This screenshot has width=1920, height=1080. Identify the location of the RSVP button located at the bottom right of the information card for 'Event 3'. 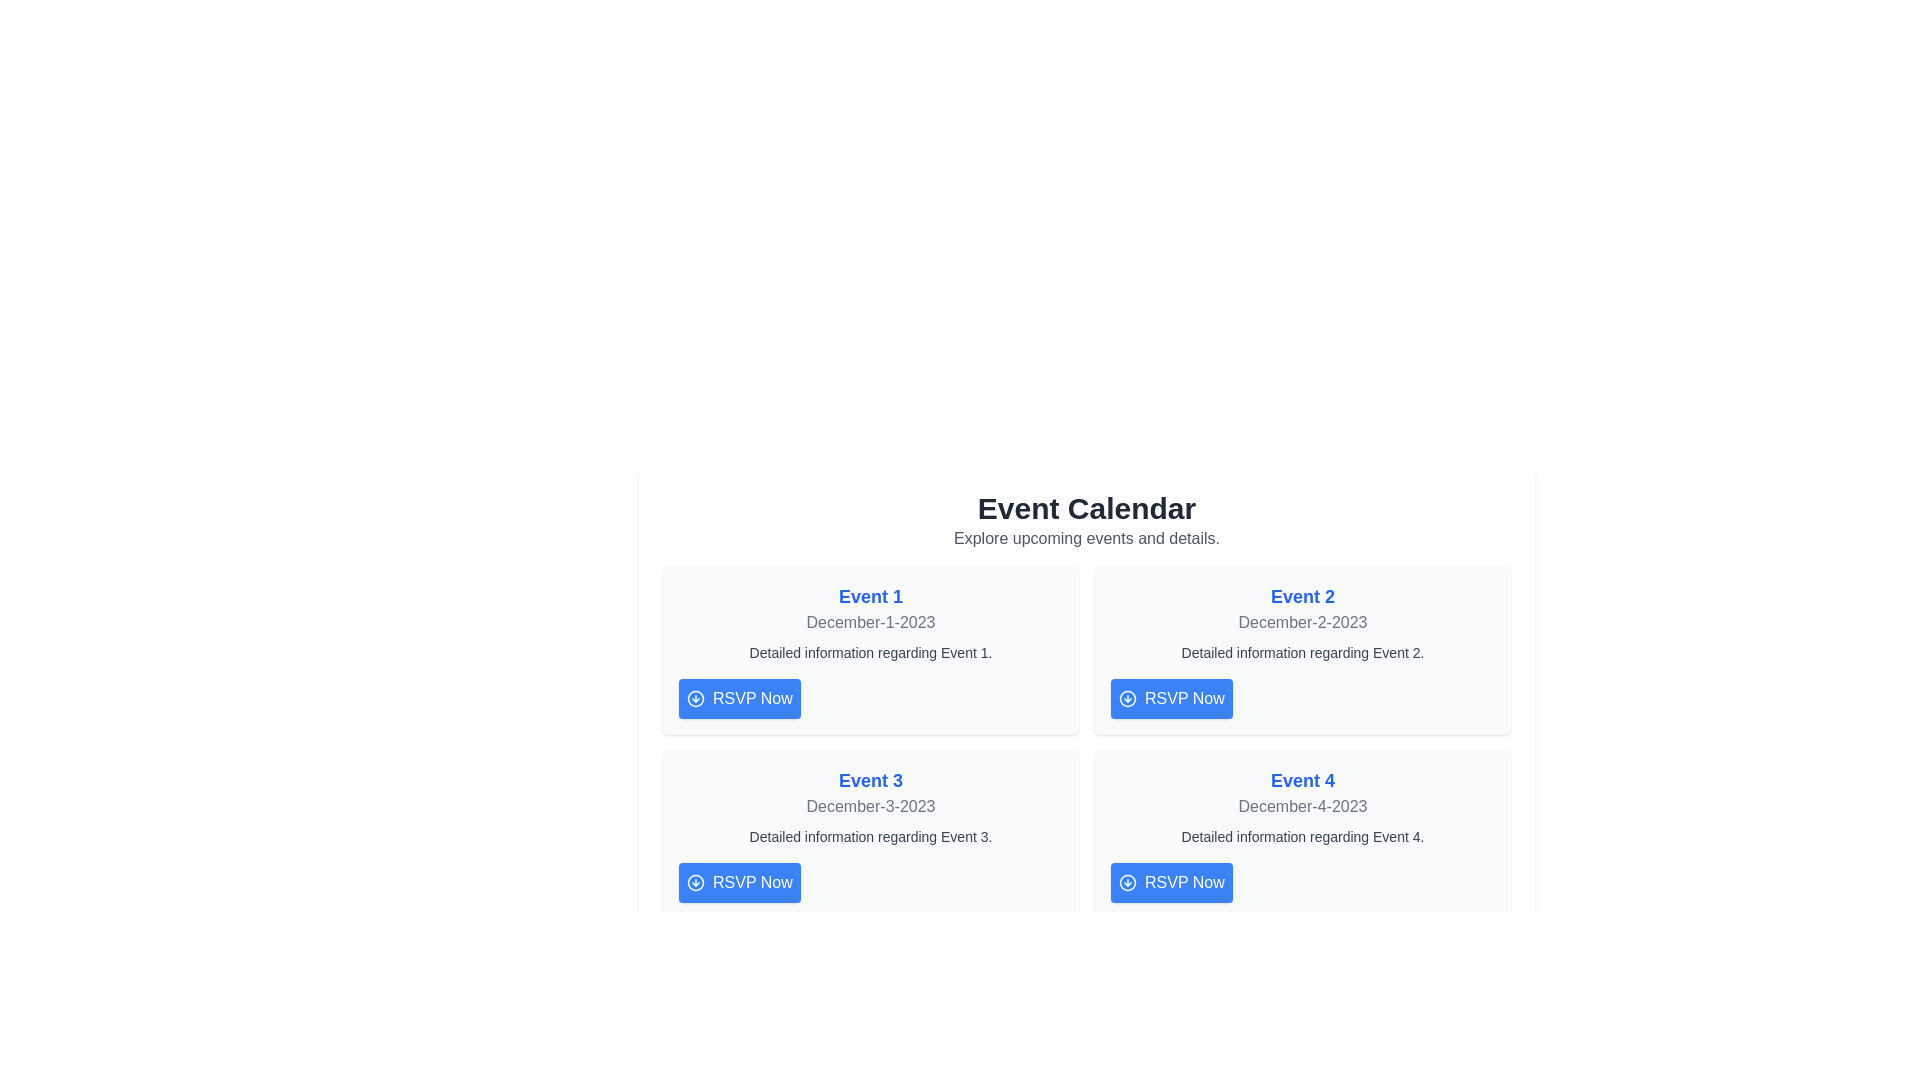
(738, 882).